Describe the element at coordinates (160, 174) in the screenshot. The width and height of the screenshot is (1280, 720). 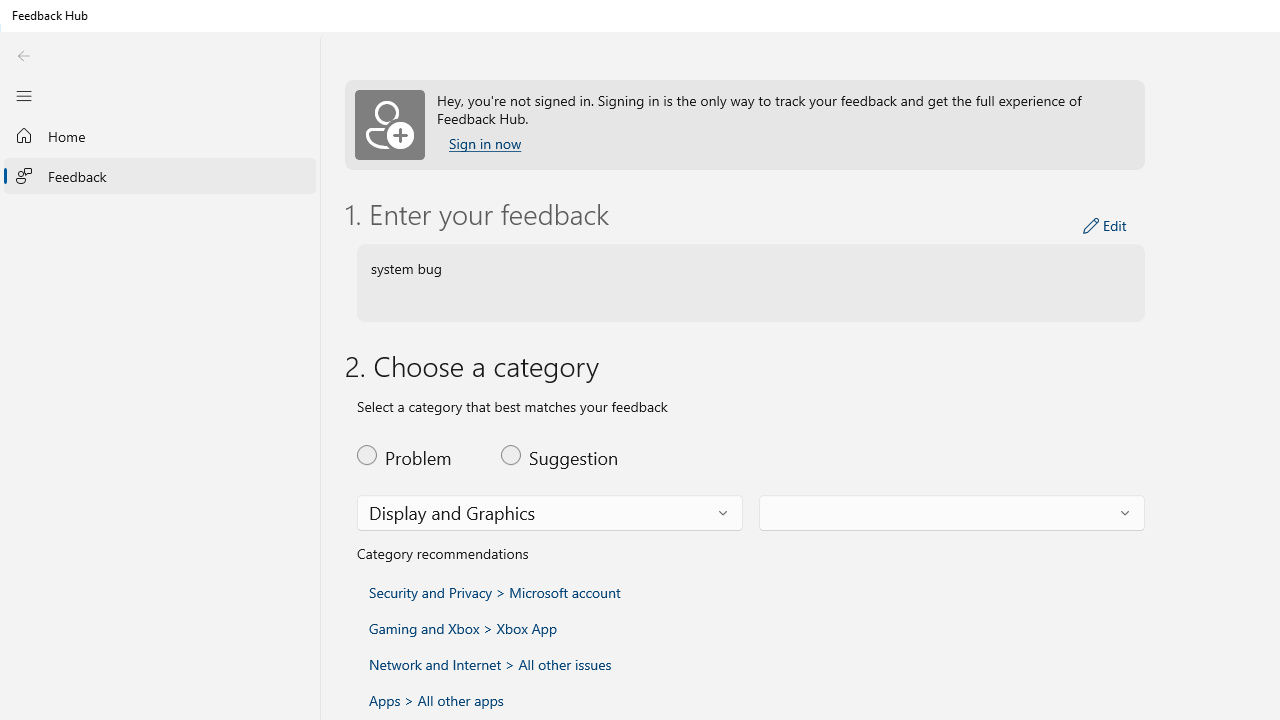
I see `'Feedback'` at that location.